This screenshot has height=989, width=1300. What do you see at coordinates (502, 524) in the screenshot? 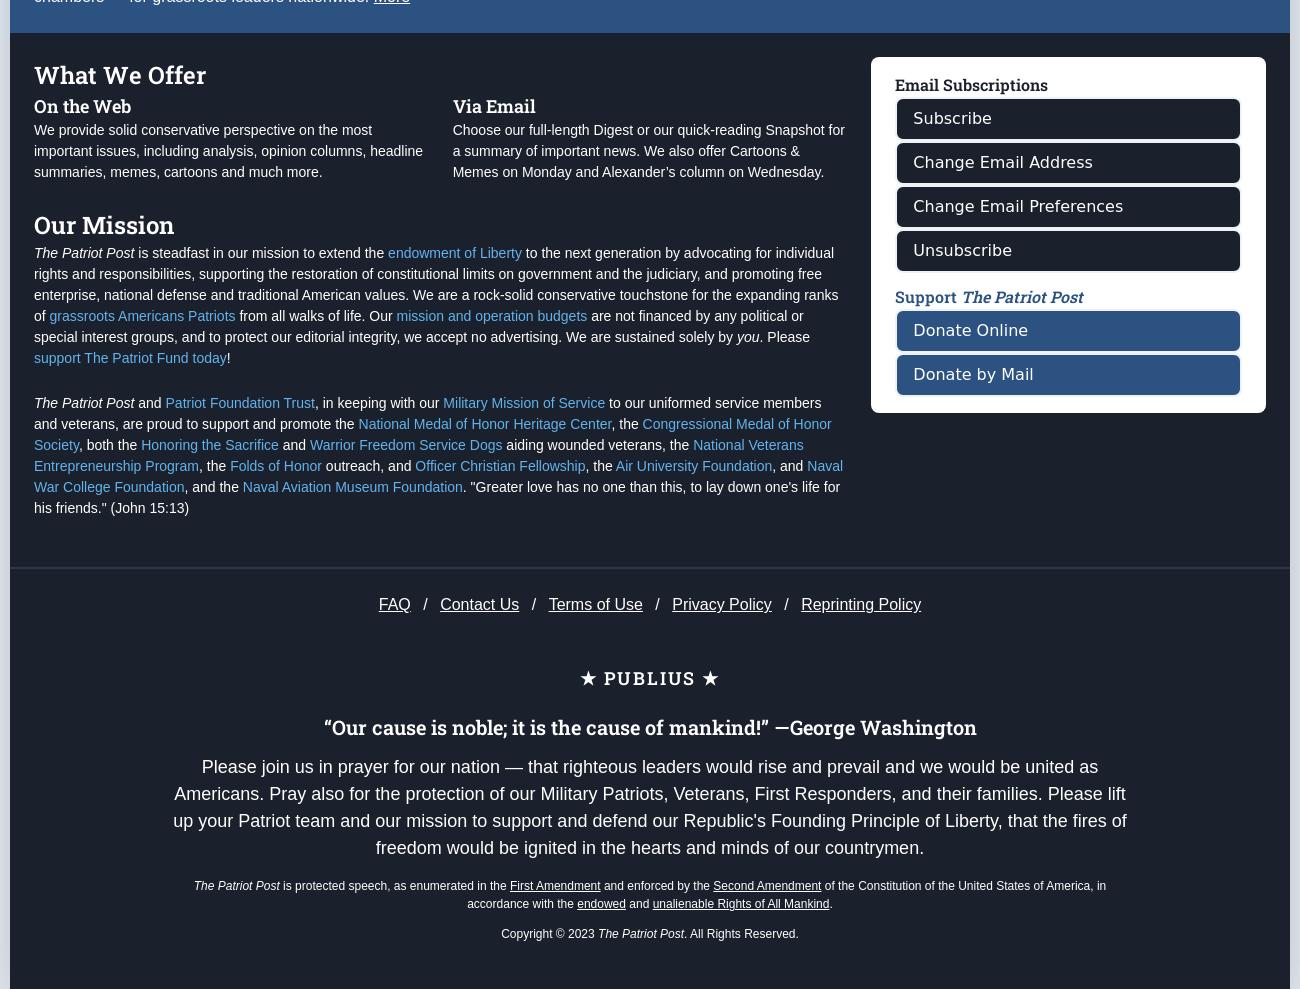
I see `'aiding wounded veterans, the'` at bounding box center [502, 524].